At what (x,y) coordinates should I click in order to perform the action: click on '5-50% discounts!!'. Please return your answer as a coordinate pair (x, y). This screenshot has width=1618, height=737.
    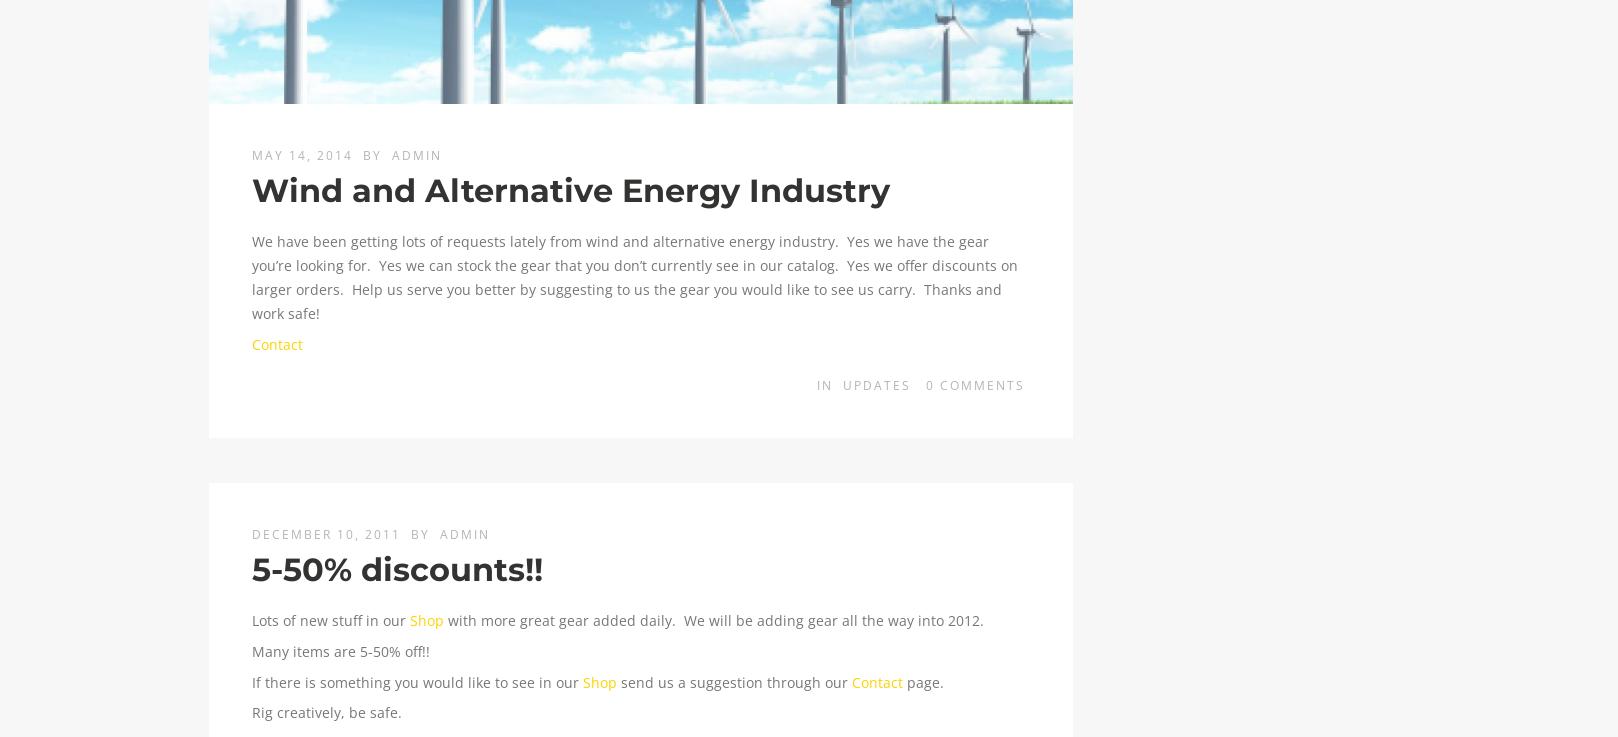
    Looking at the image, I should click on (397, 568).